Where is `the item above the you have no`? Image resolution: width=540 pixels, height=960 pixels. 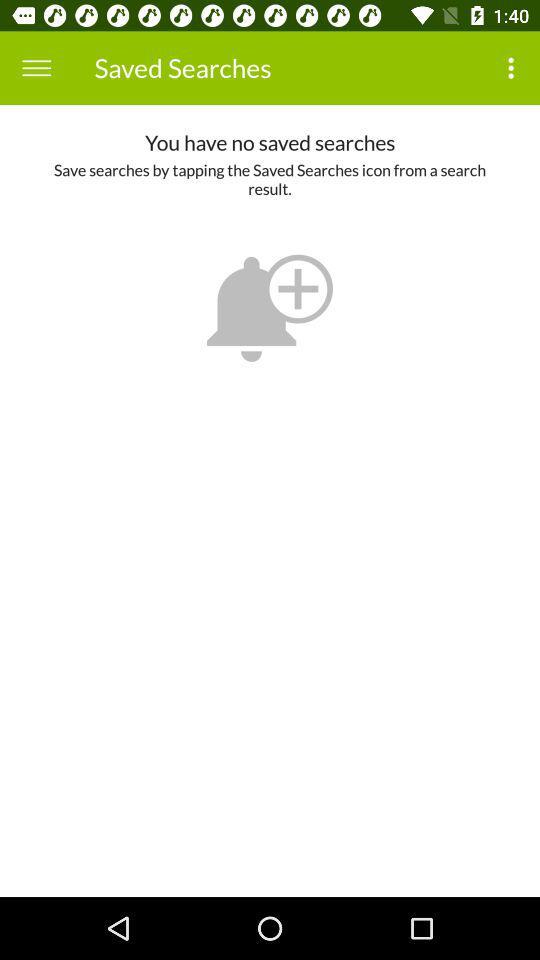
the item above the you have no is located at coordinates (513, 68).